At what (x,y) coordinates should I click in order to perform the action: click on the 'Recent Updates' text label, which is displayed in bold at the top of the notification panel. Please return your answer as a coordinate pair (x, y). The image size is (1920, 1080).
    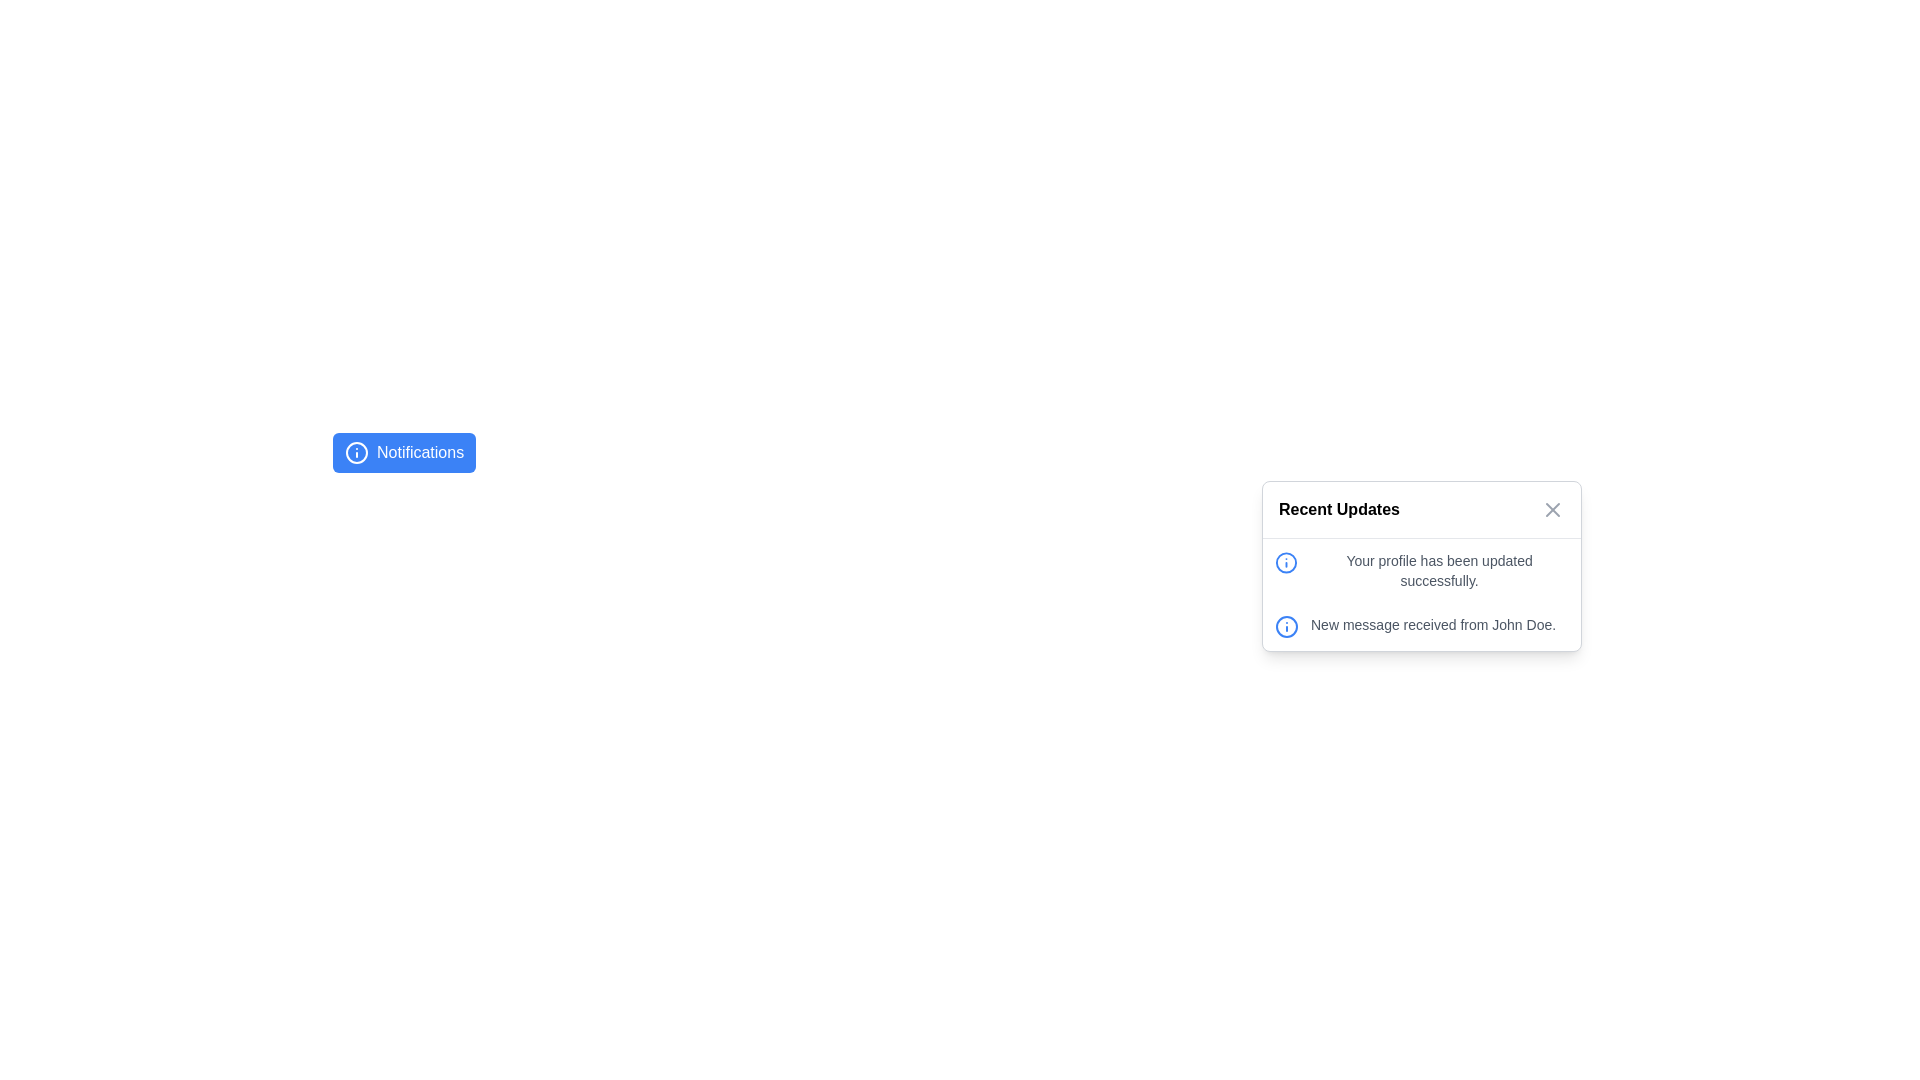
    Looking at the image, I should click on (1339, 508).